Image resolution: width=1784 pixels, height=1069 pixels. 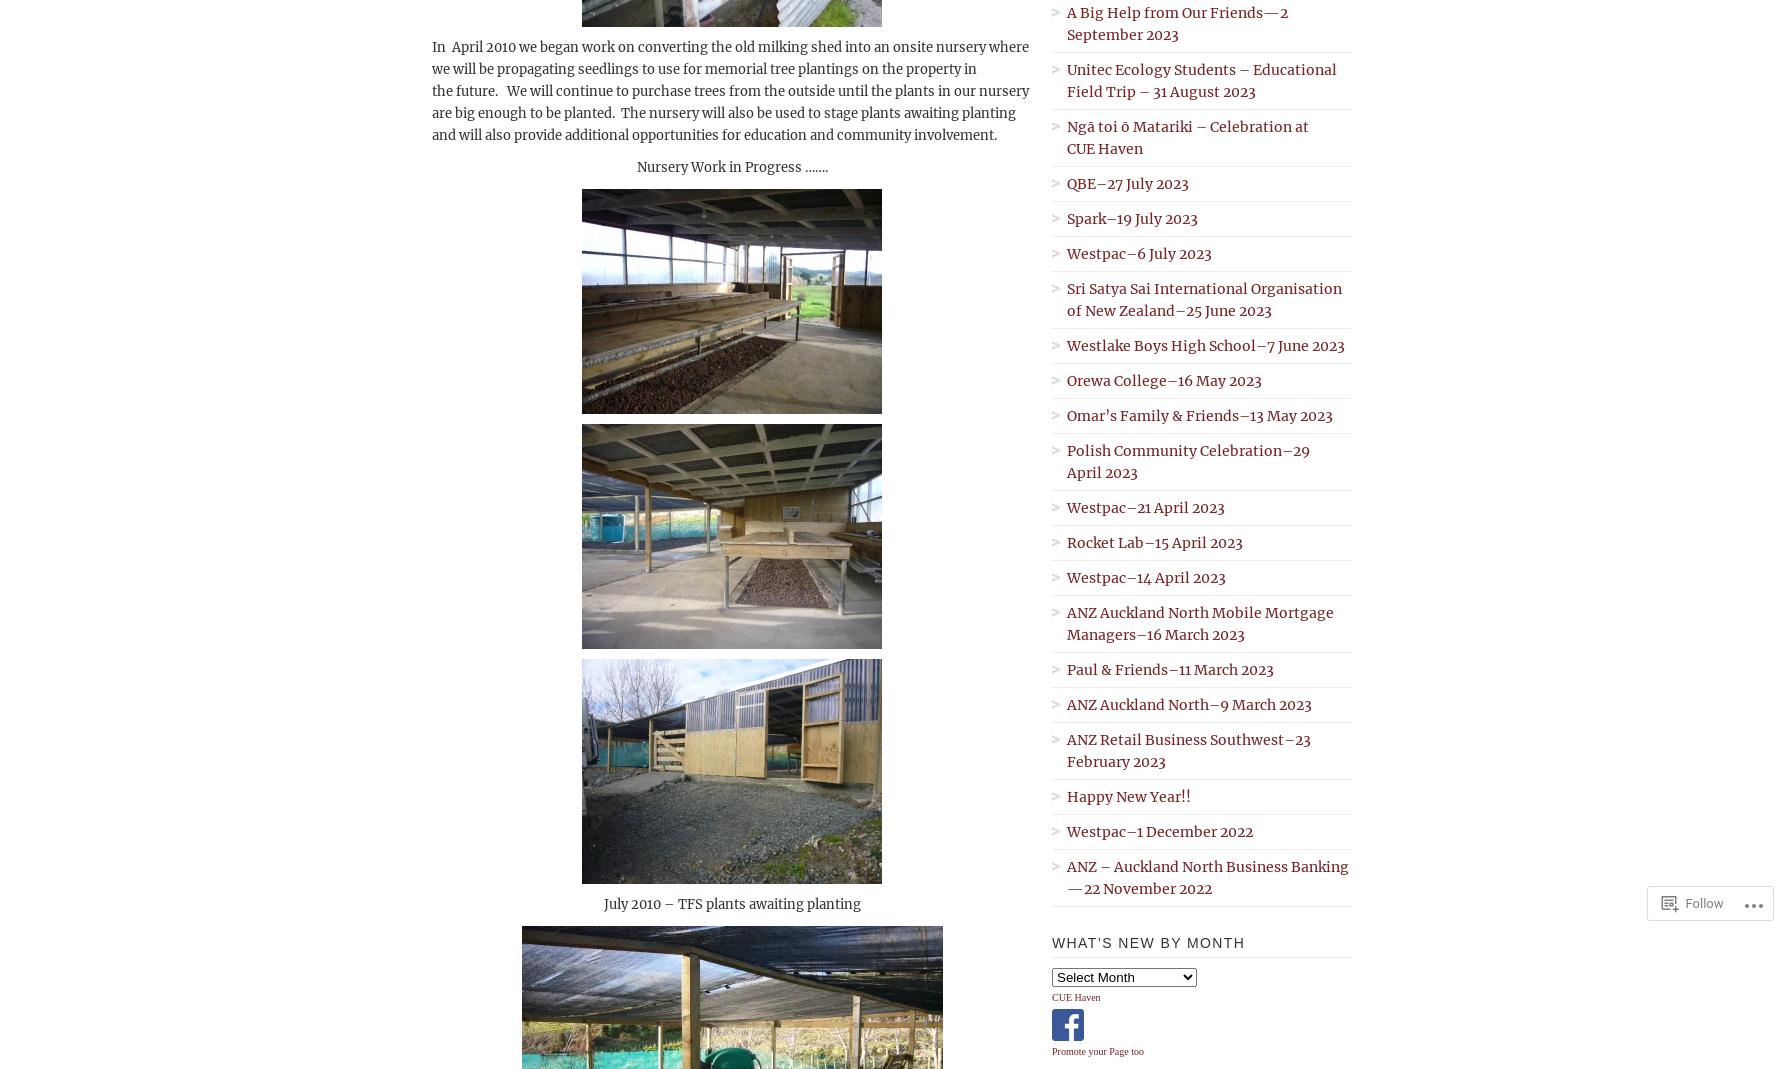 I want to click on 'Follow', so click(x=1703, y=902).